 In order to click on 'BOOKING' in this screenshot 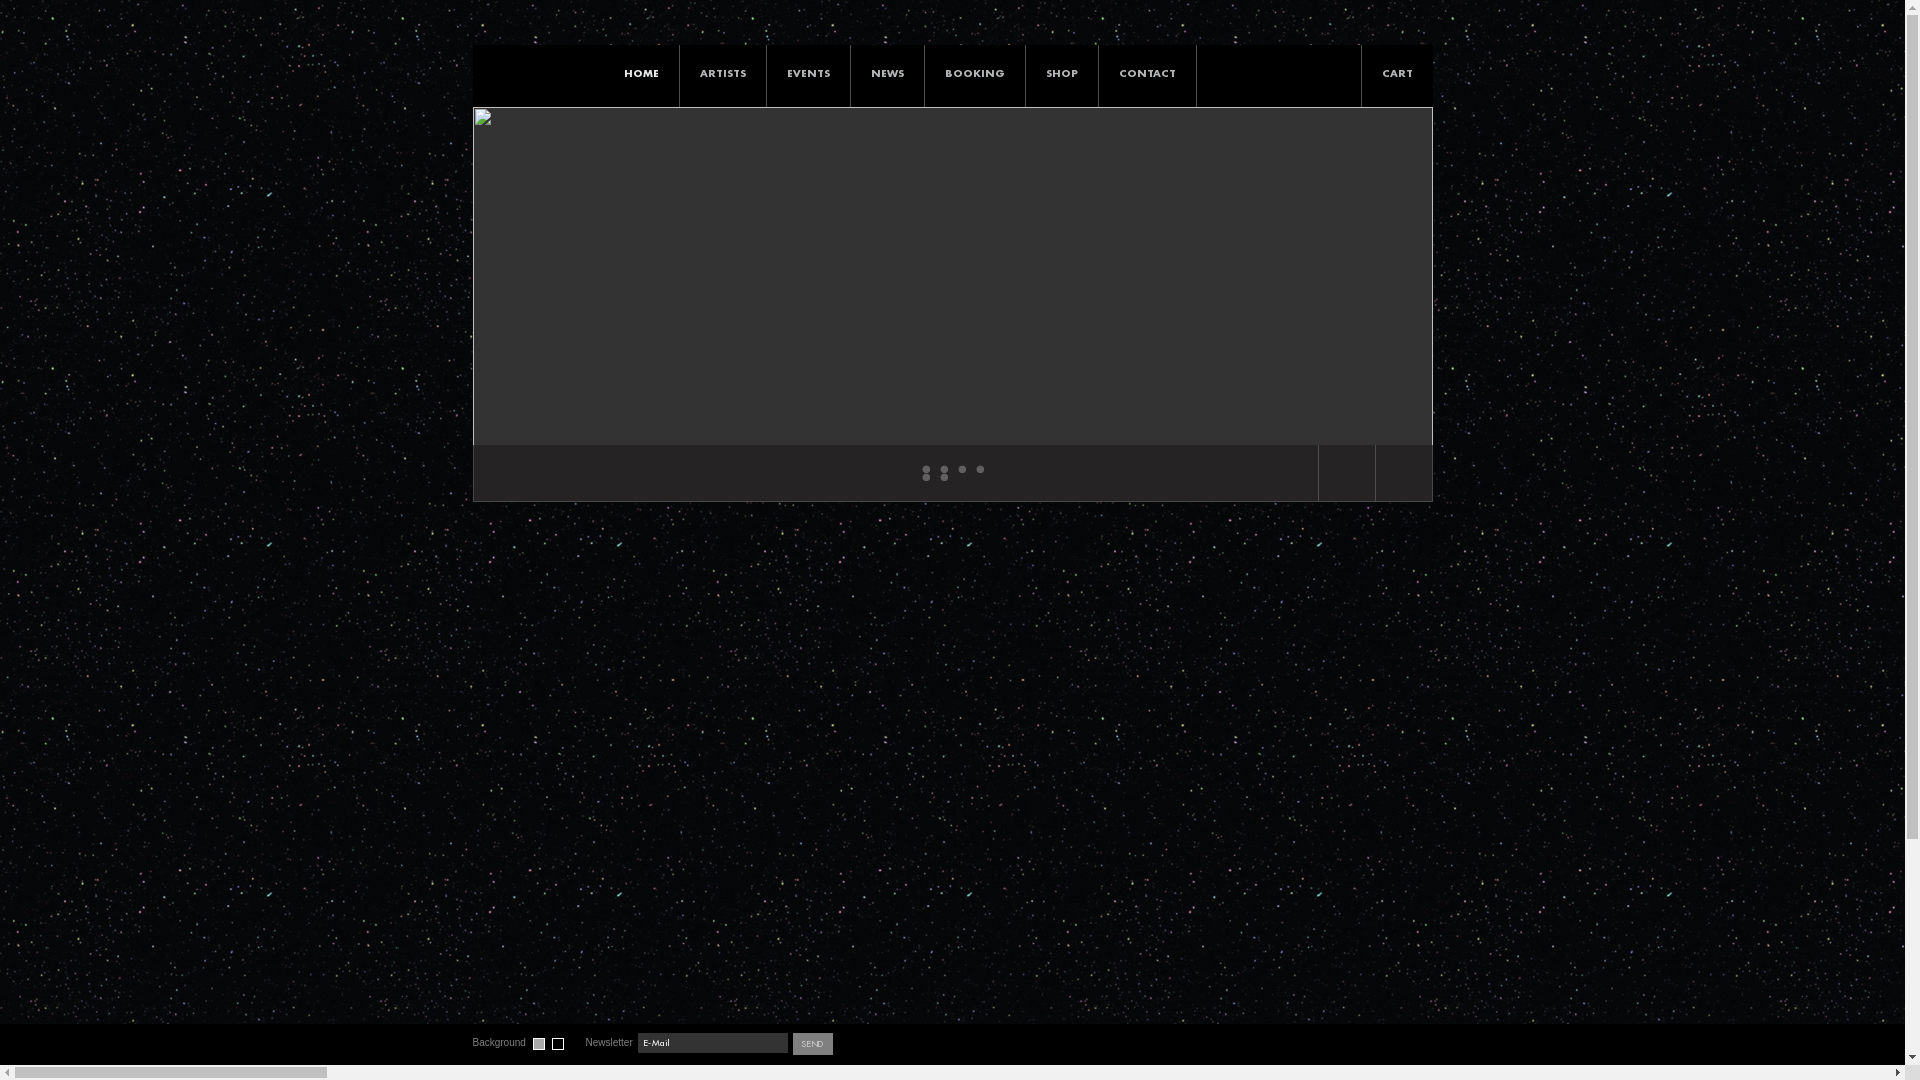, I will do `click(974, 72)`.